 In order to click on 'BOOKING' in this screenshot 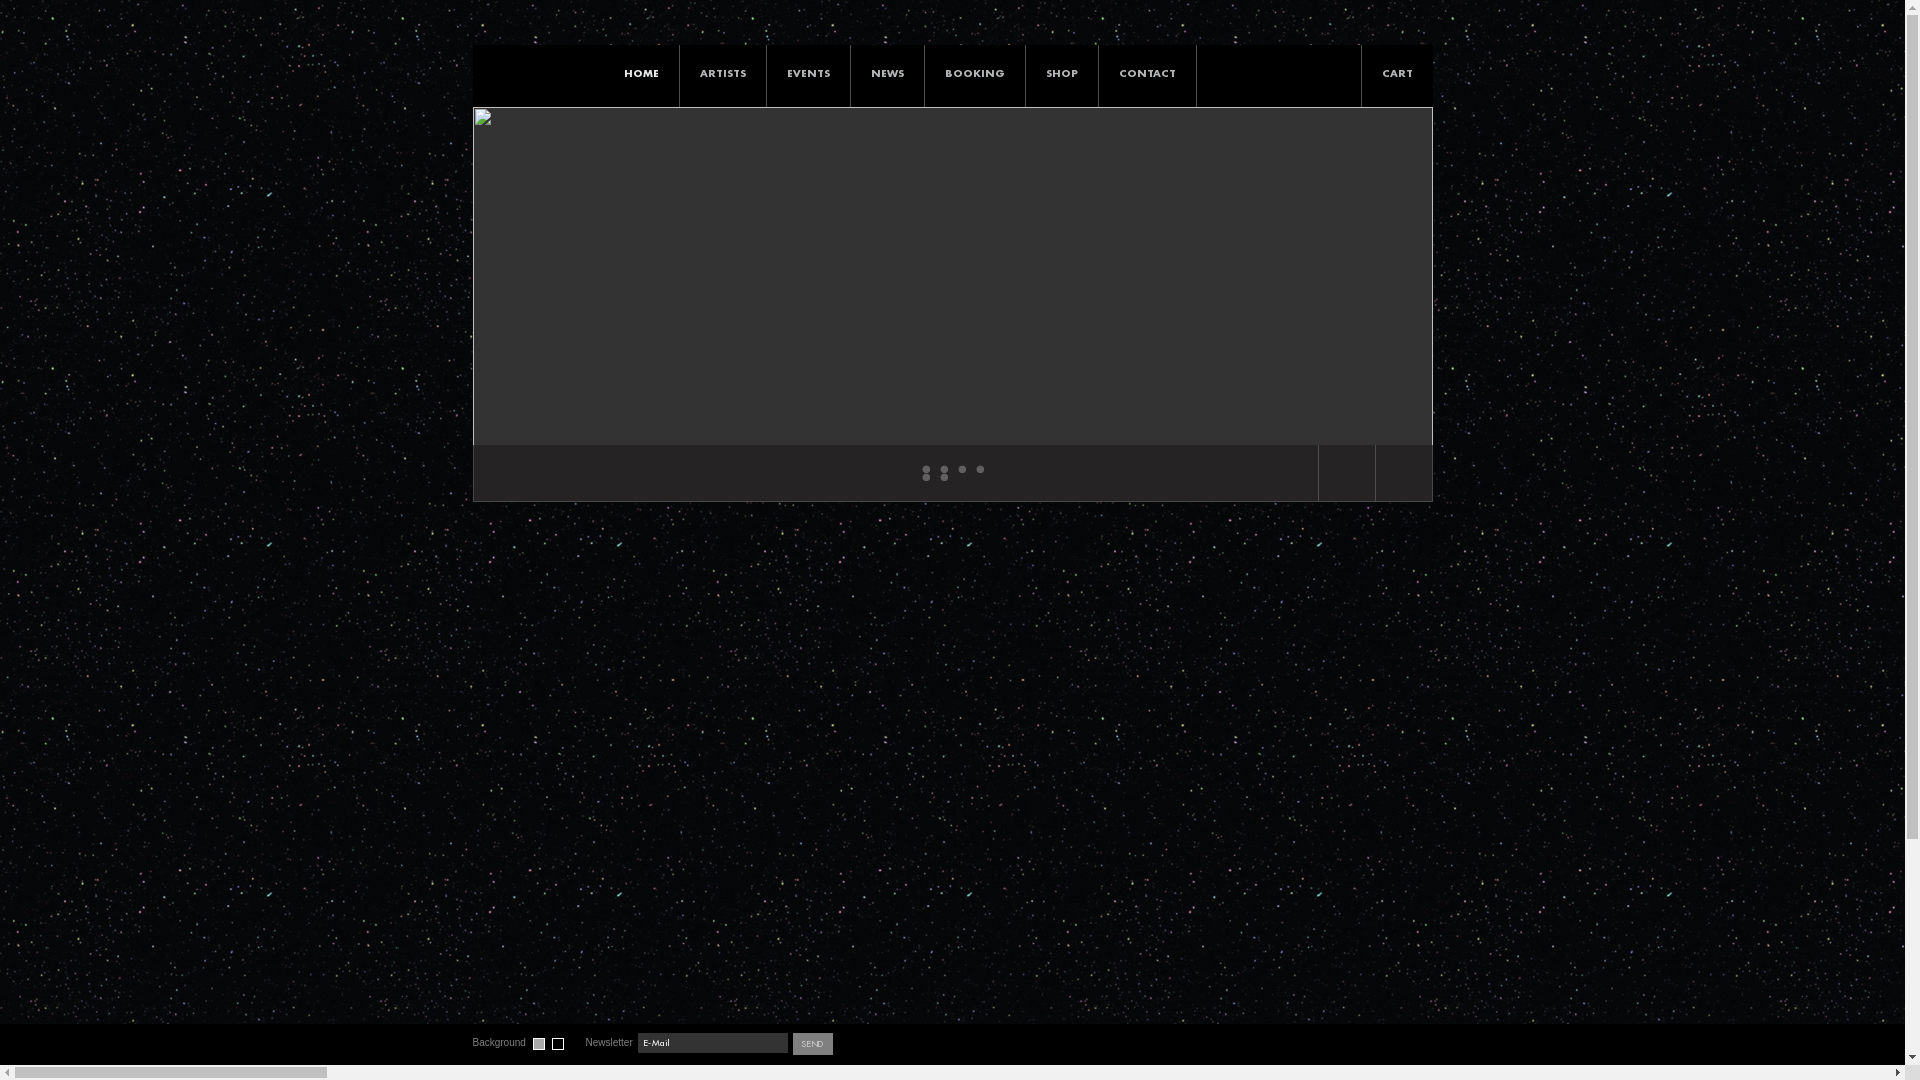, I will do `click(974, 72)`.